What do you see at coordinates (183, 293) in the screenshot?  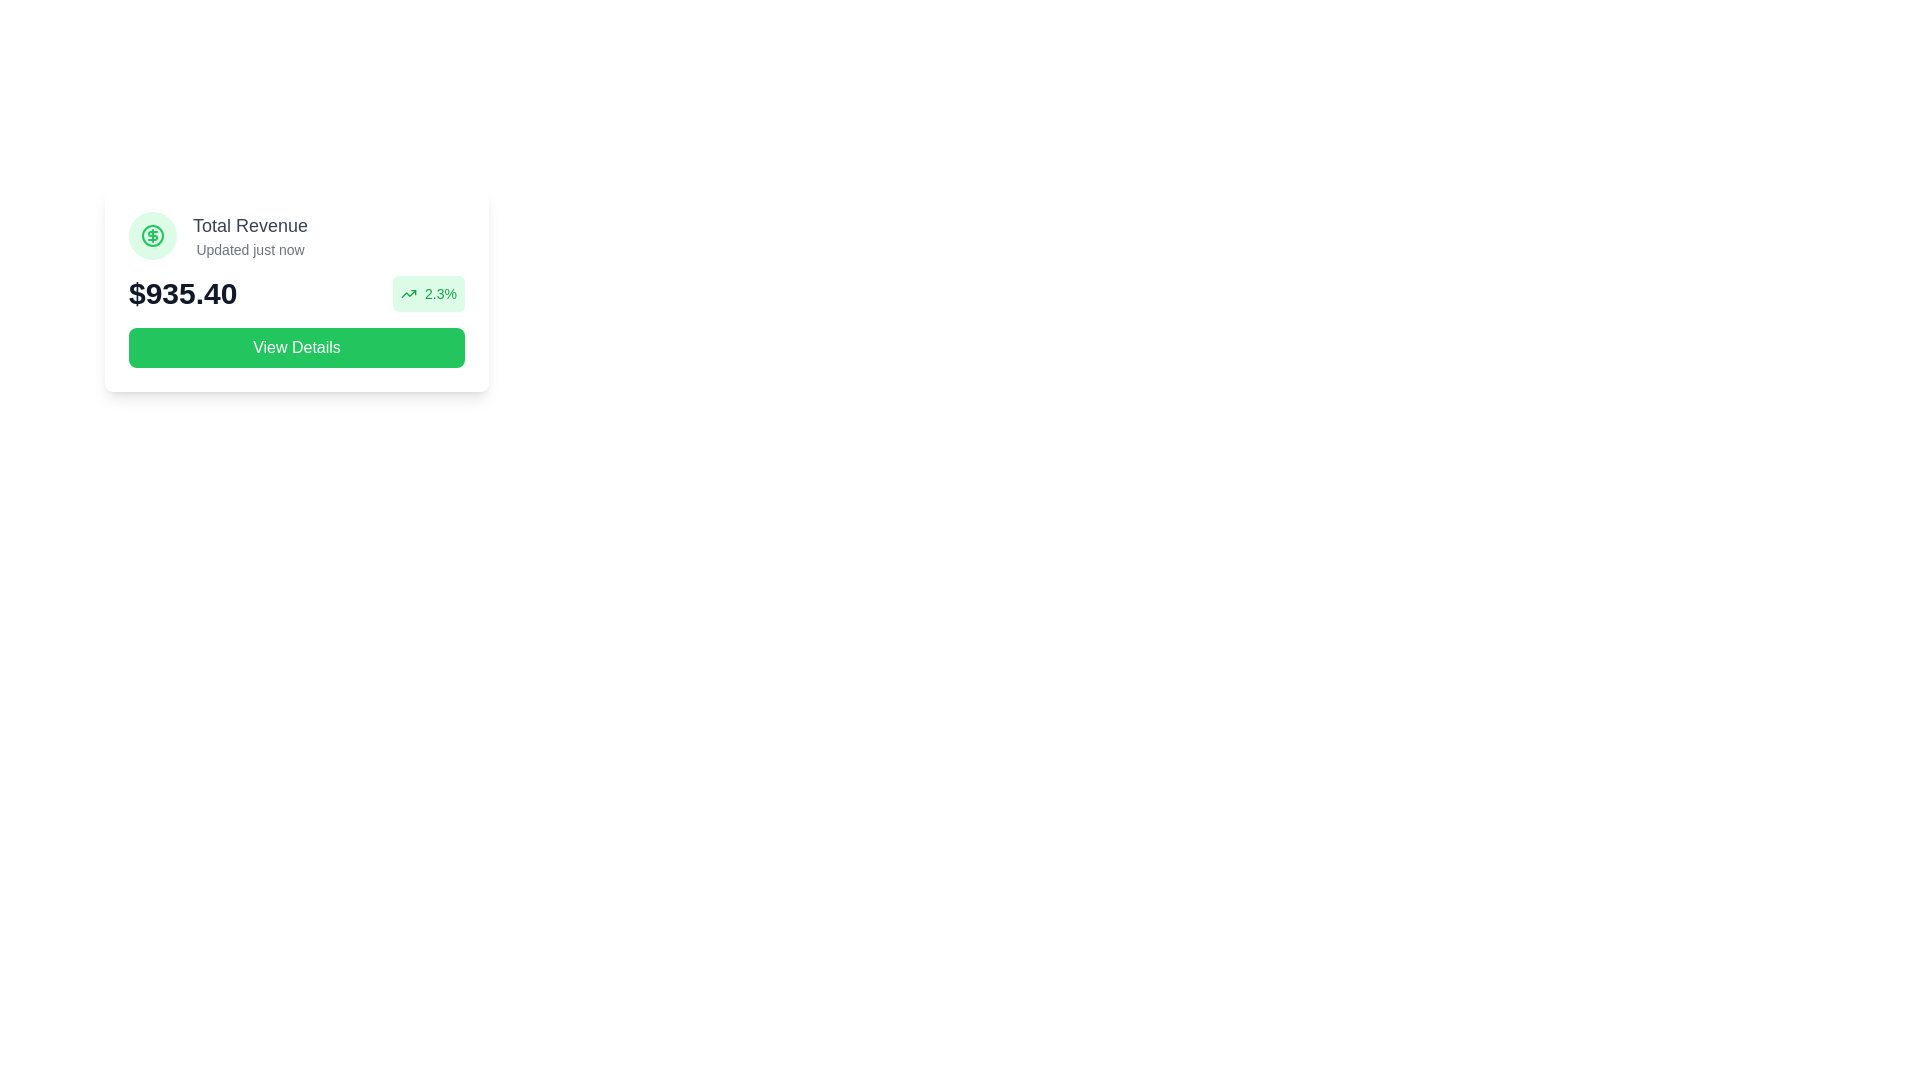 I see `the static text displaying the monetary value located below the 'Total Revenue' label and adjacent to the '2.3%' growth indicator in the top-left section of the card component` at bounding box center [183, 293].